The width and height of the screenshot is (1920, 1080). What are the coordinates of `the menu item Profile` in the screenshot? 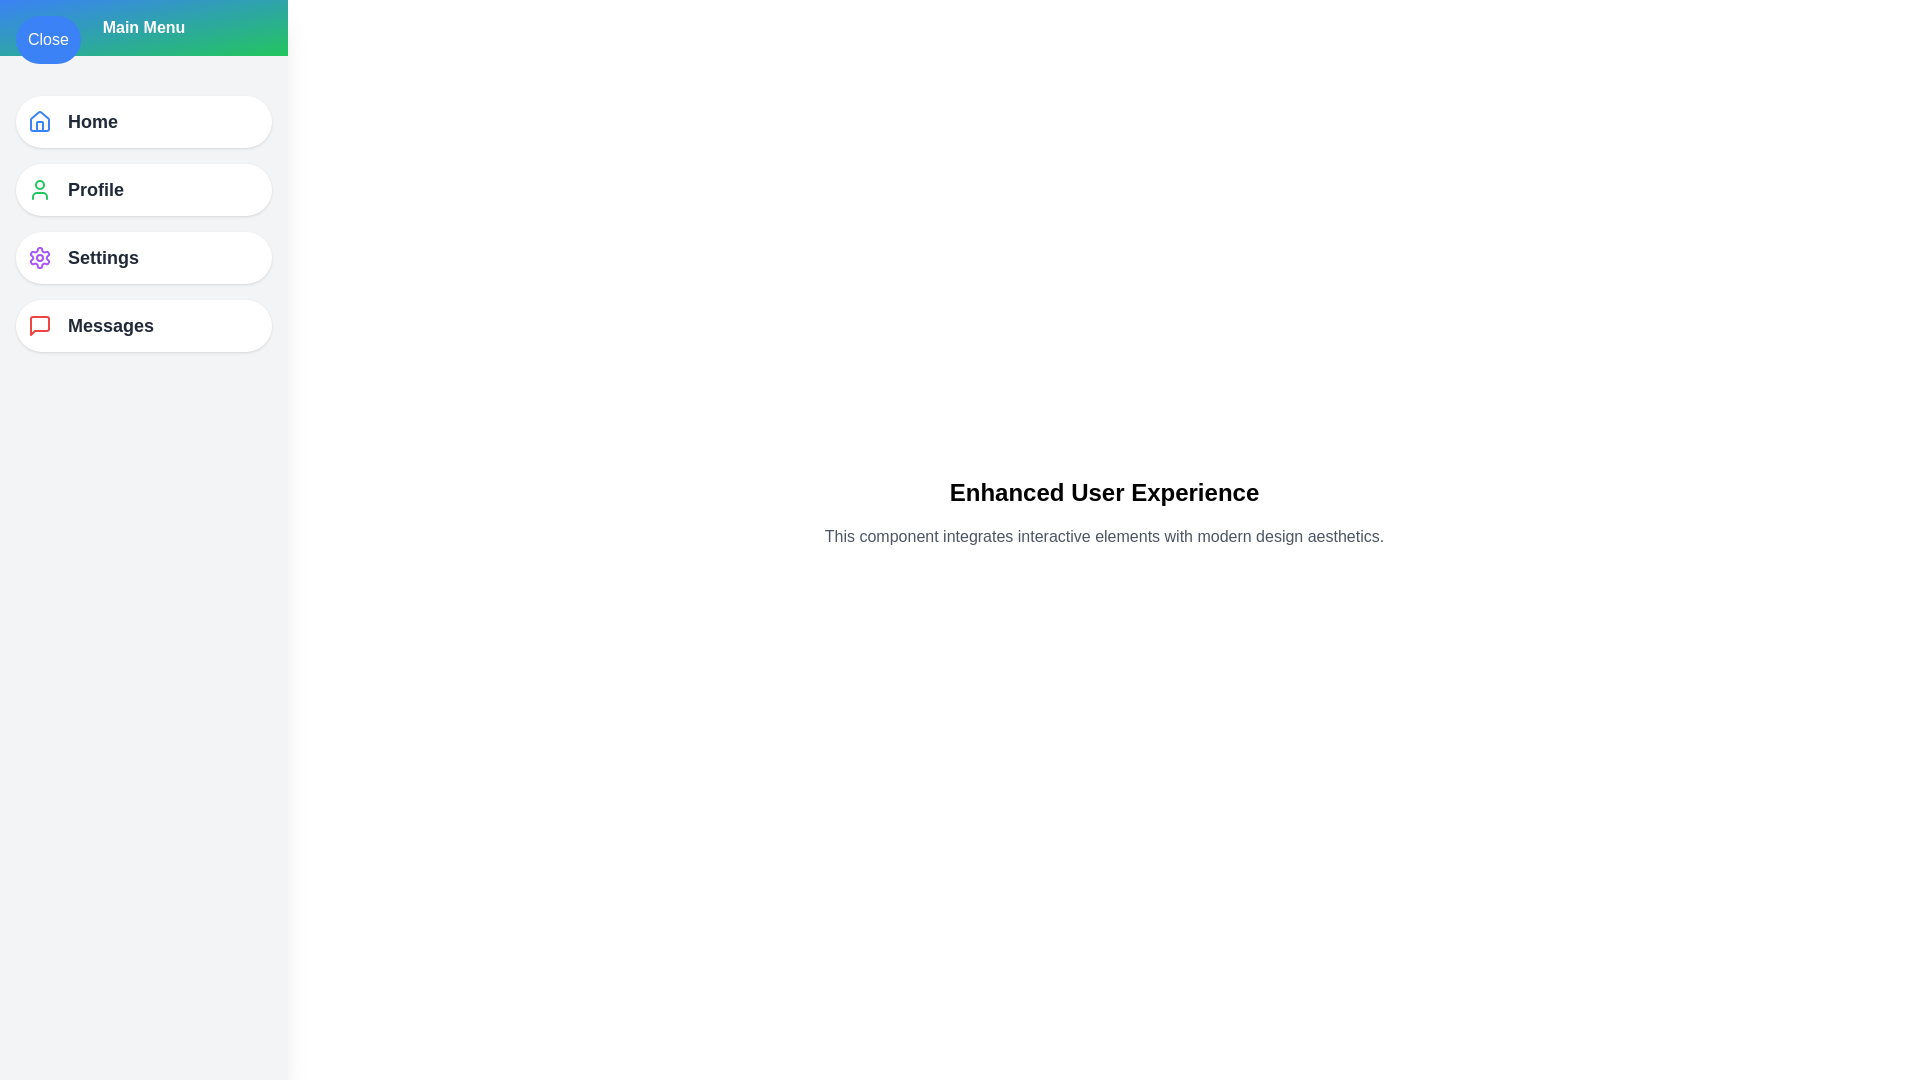 It's located at (143, 189).